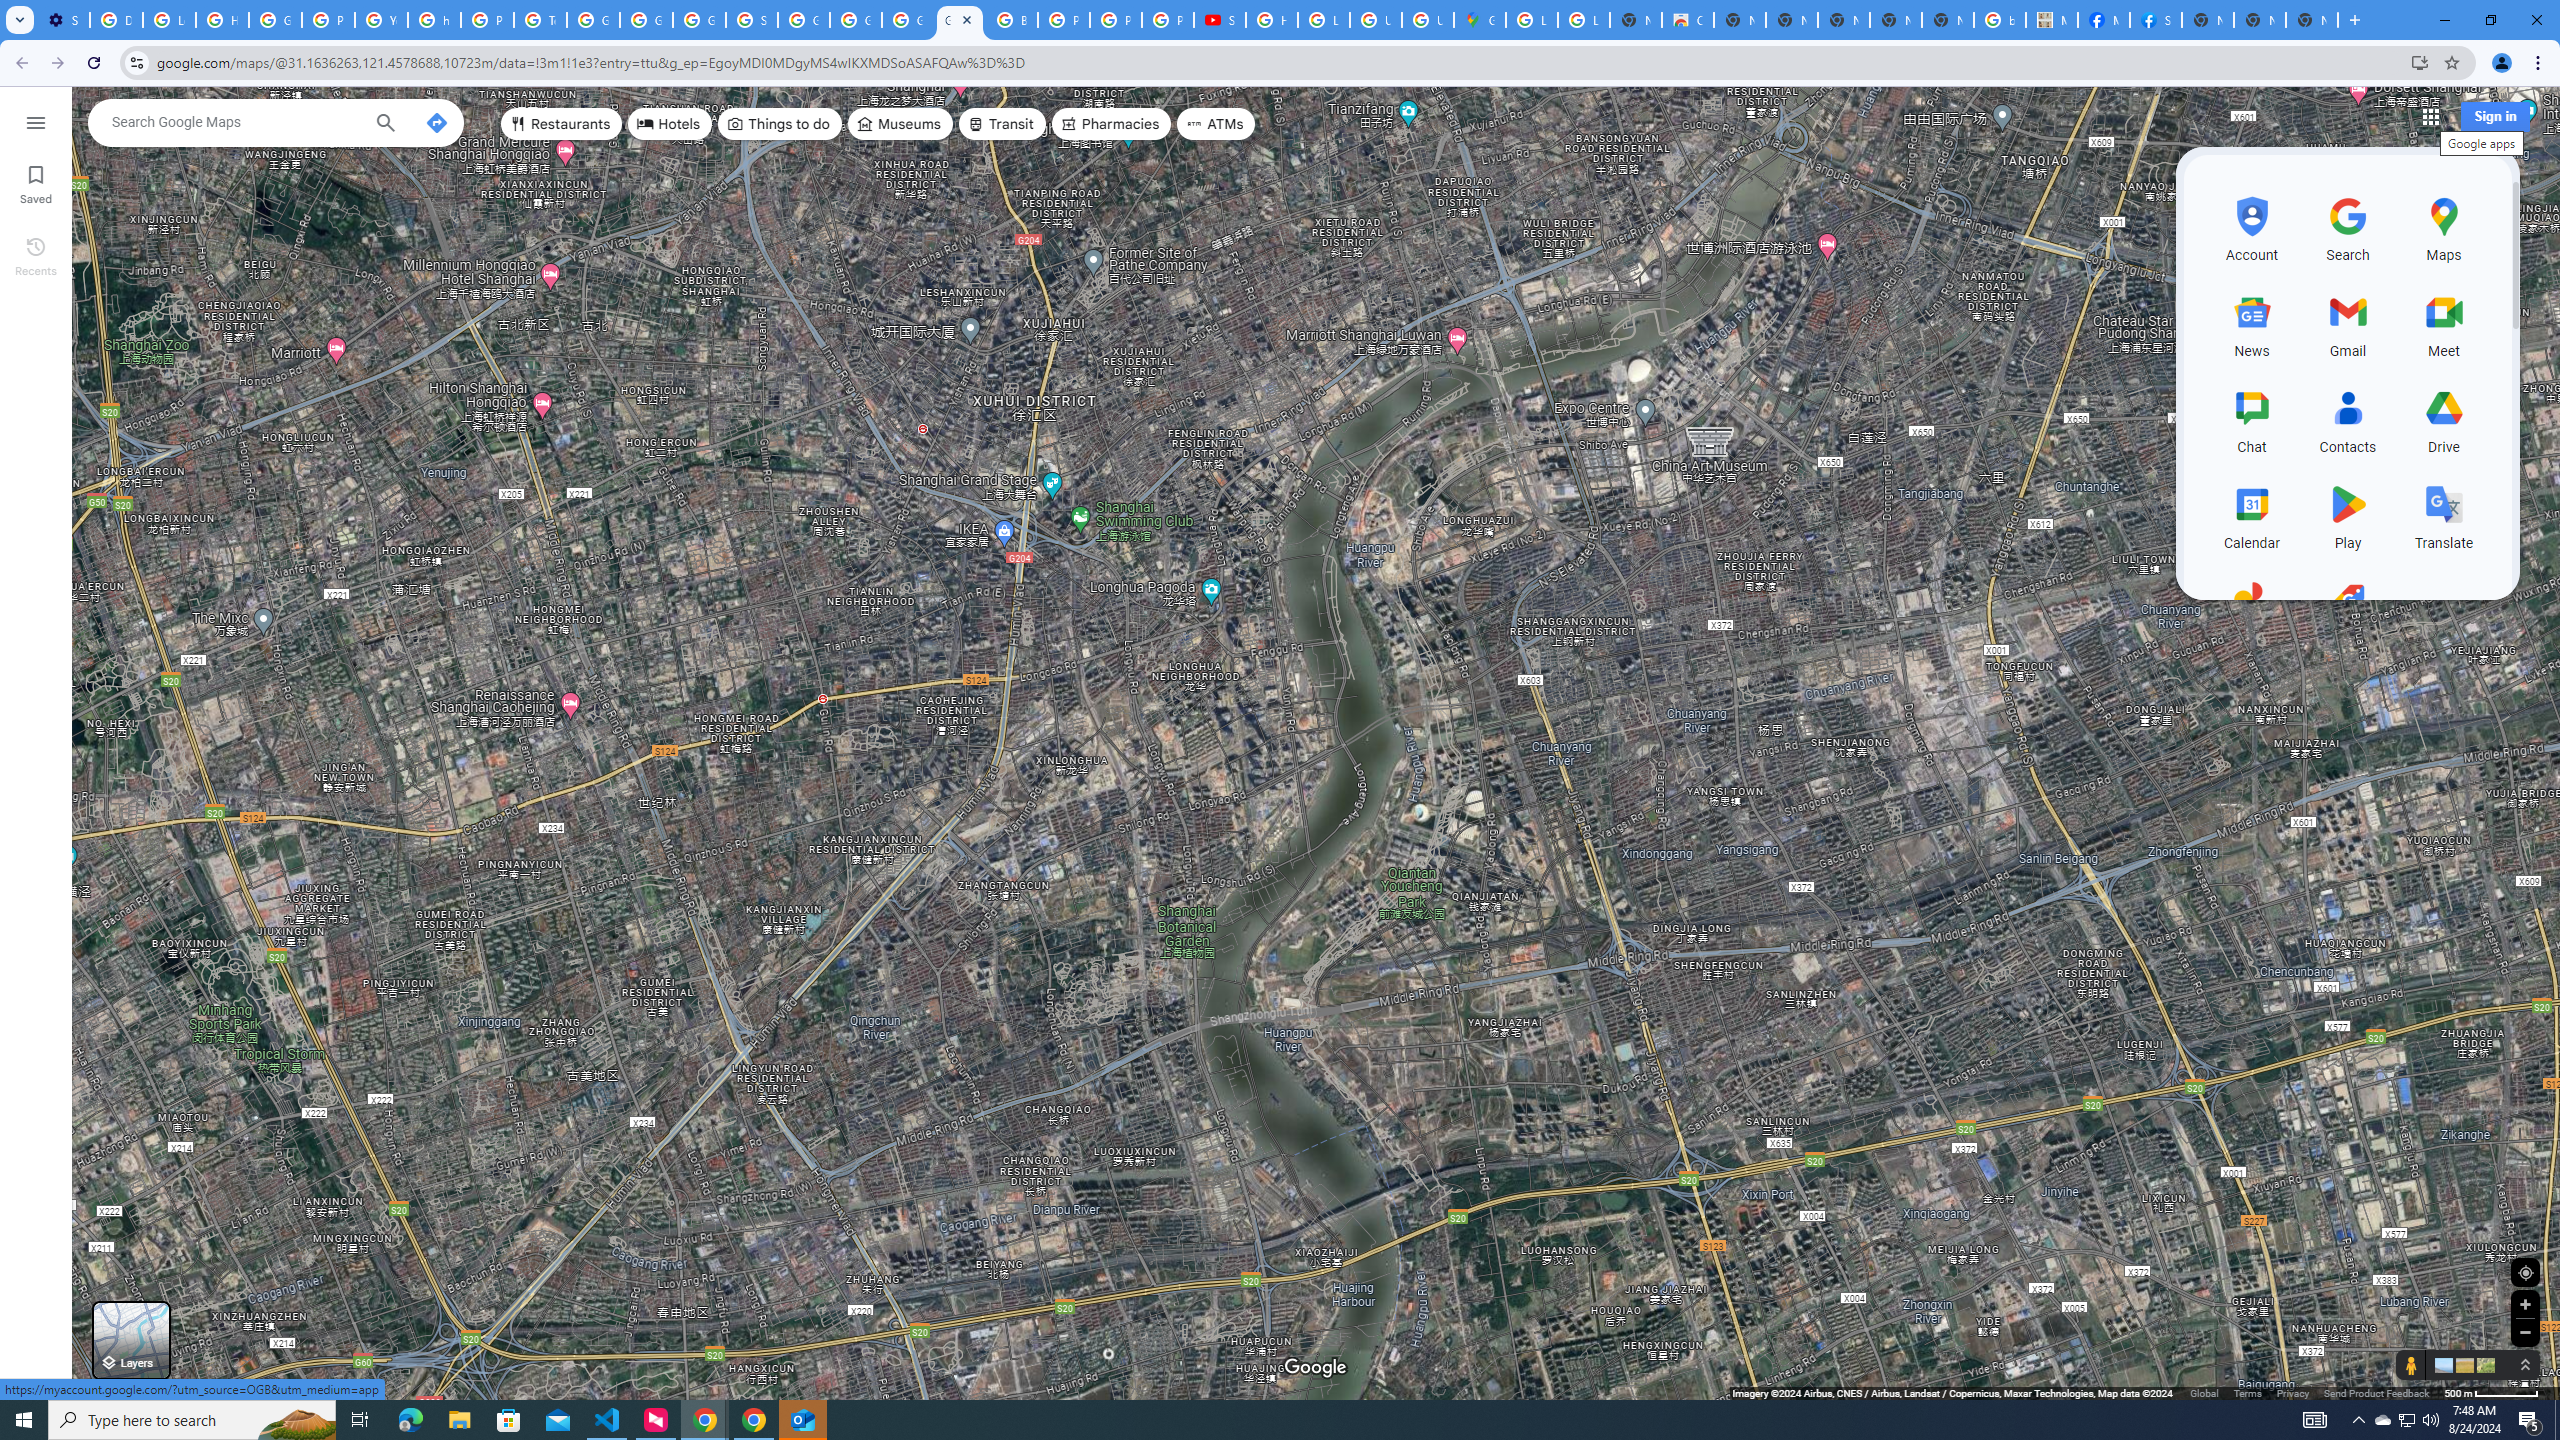 The width and height of the screenshot is (2560, 1440). Describe the element at coordinates (1011, 19) in the screenshot. I see `'Blogger Policies and Guidelines - Transparency Center'` at that location.